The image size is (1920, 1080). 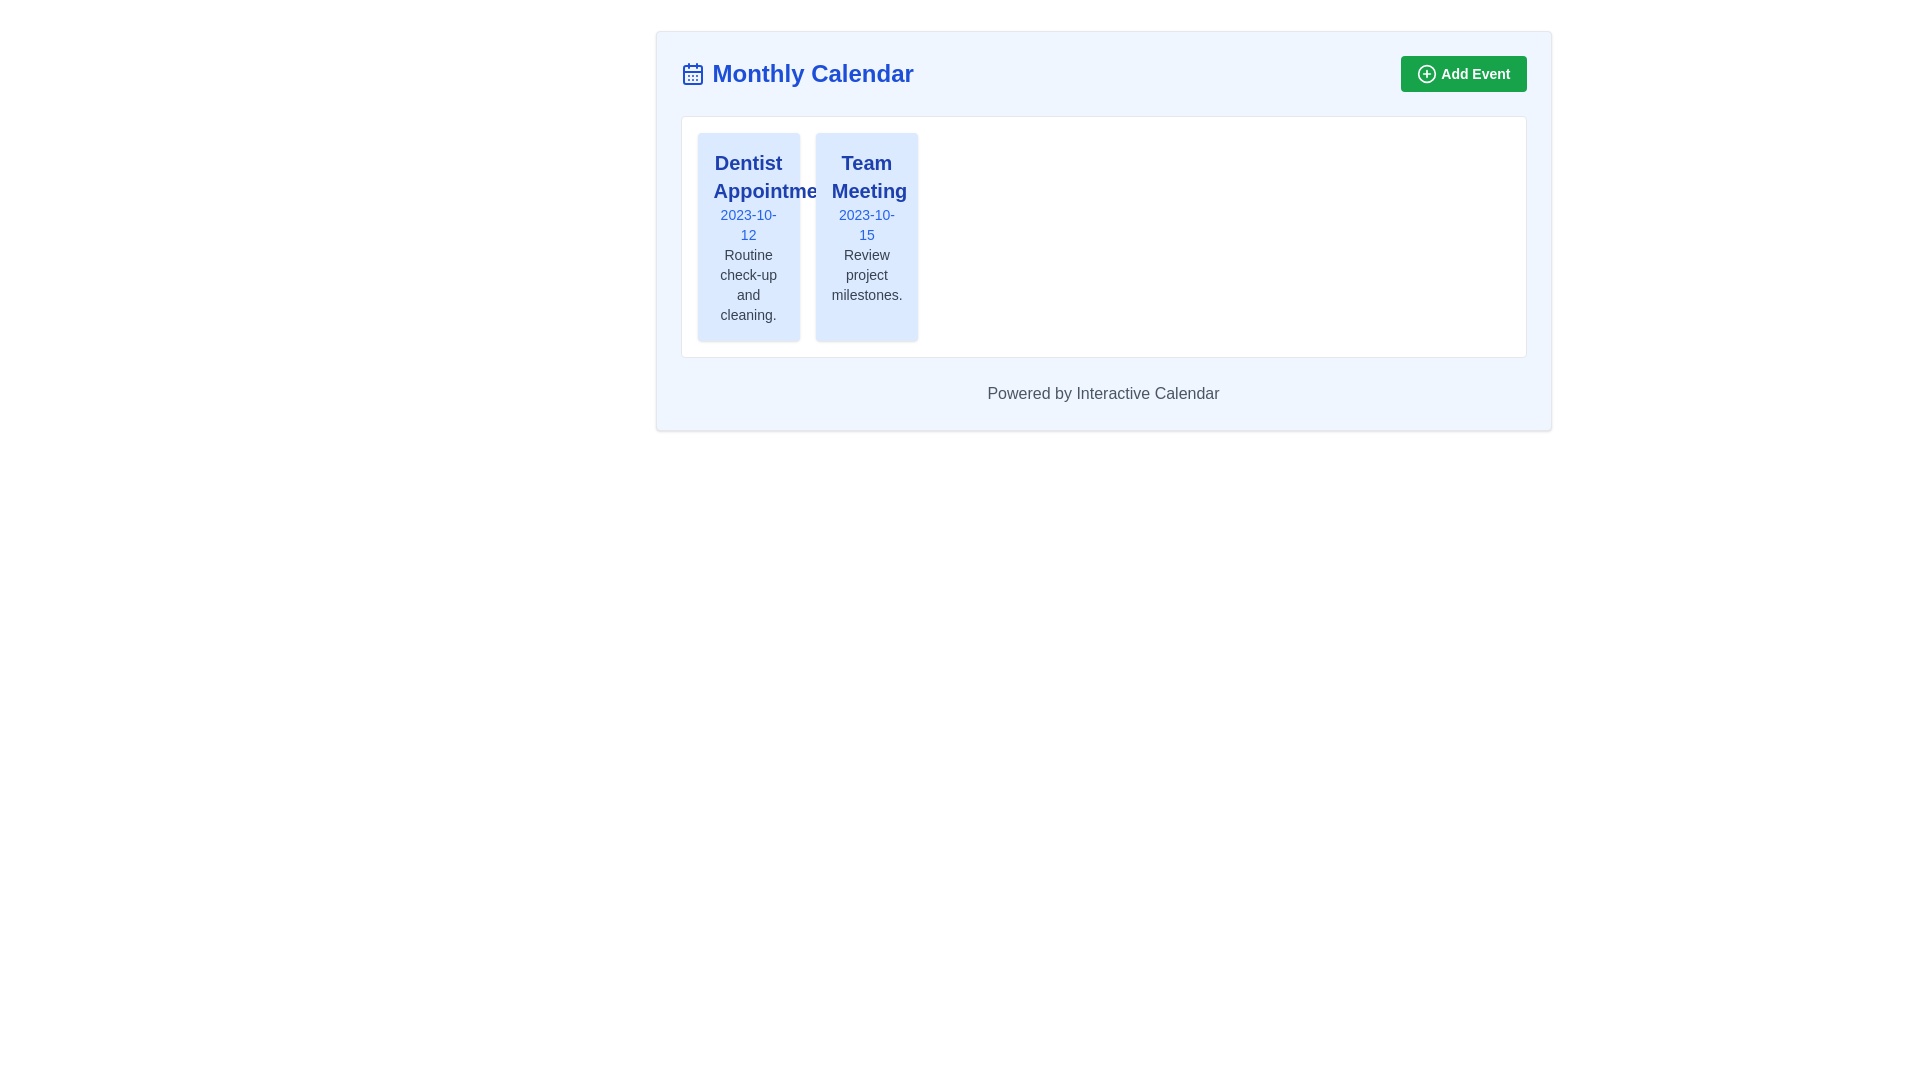 What do you see at coordinates (866, 176) in the screenshot?
I see `the Text Label that identifies and emphasizes the event name 'Team Meeting', which is located at the top of the right card in a two-card layout within a calendar grid` at bounding box center [866, 176].